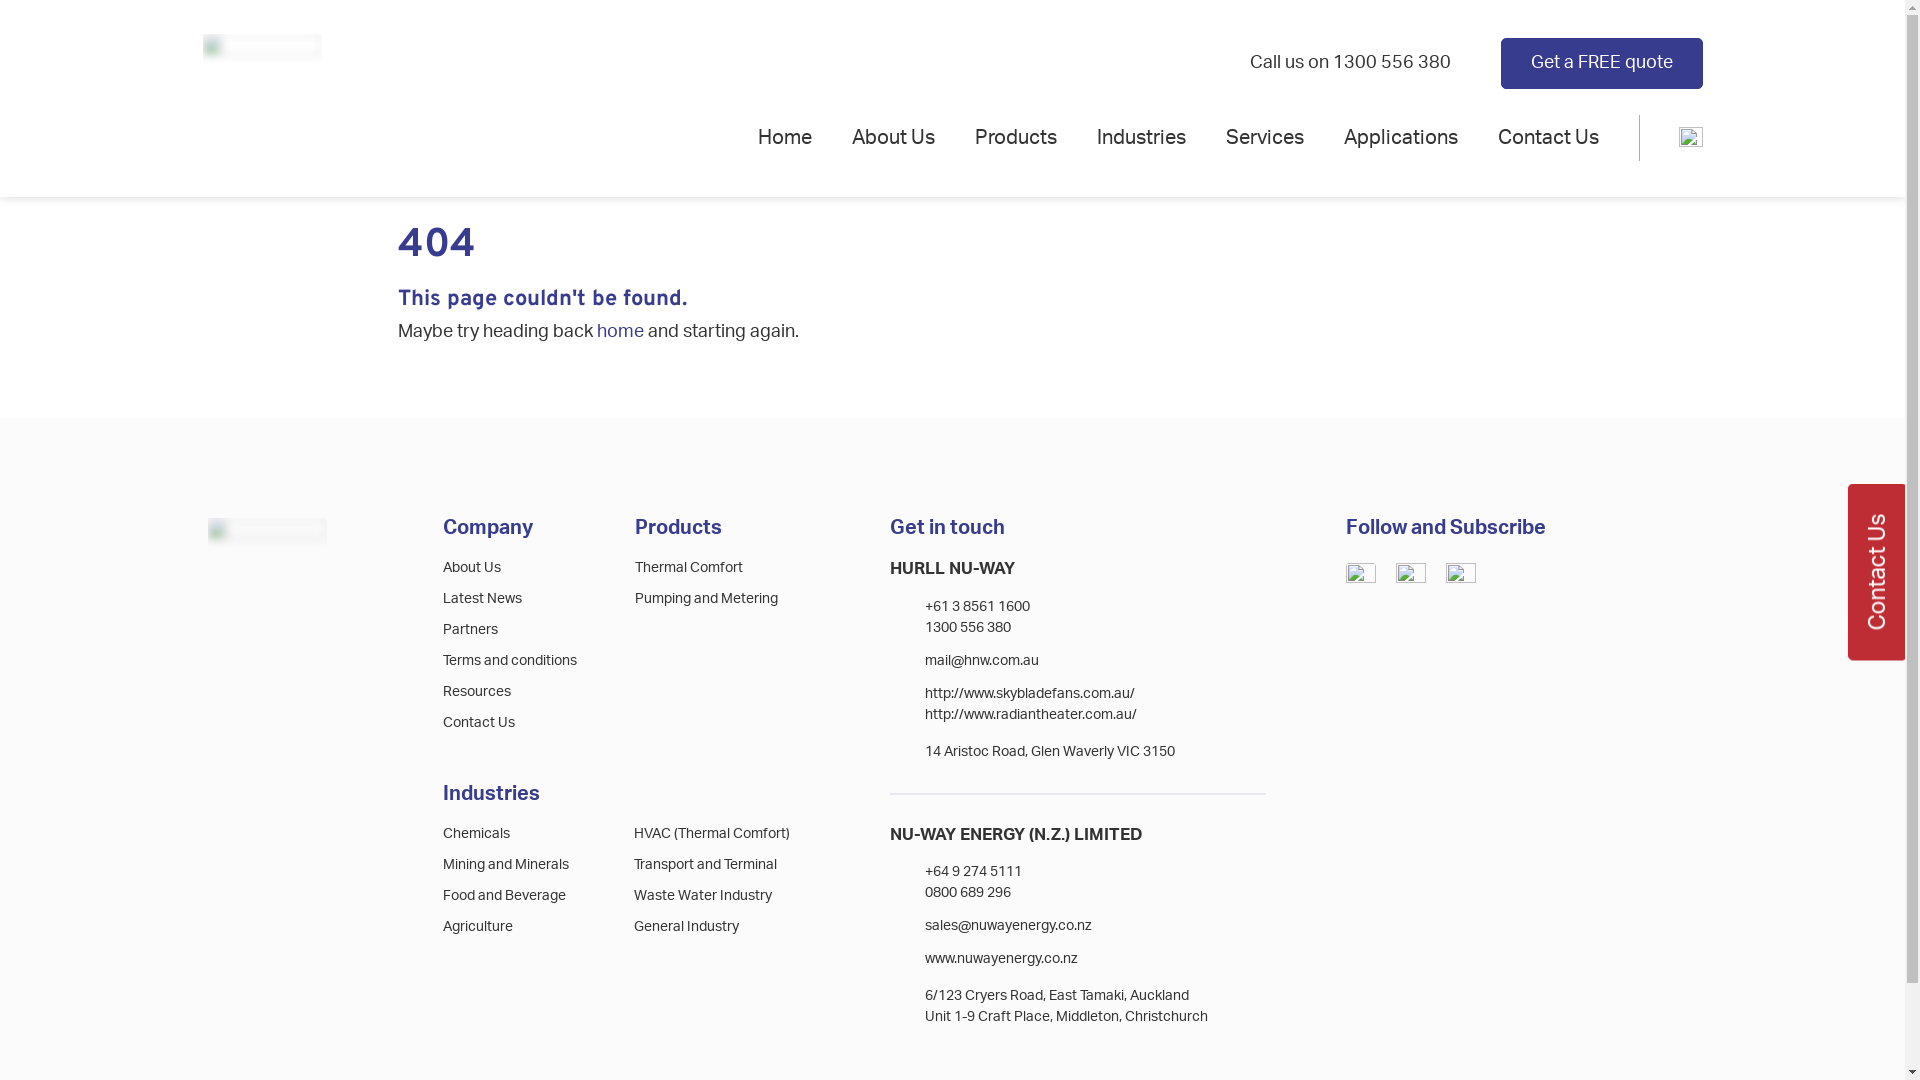 This screenshot has height=1080, width=1920. I want to click on 'Latest News', so click(482, 597).